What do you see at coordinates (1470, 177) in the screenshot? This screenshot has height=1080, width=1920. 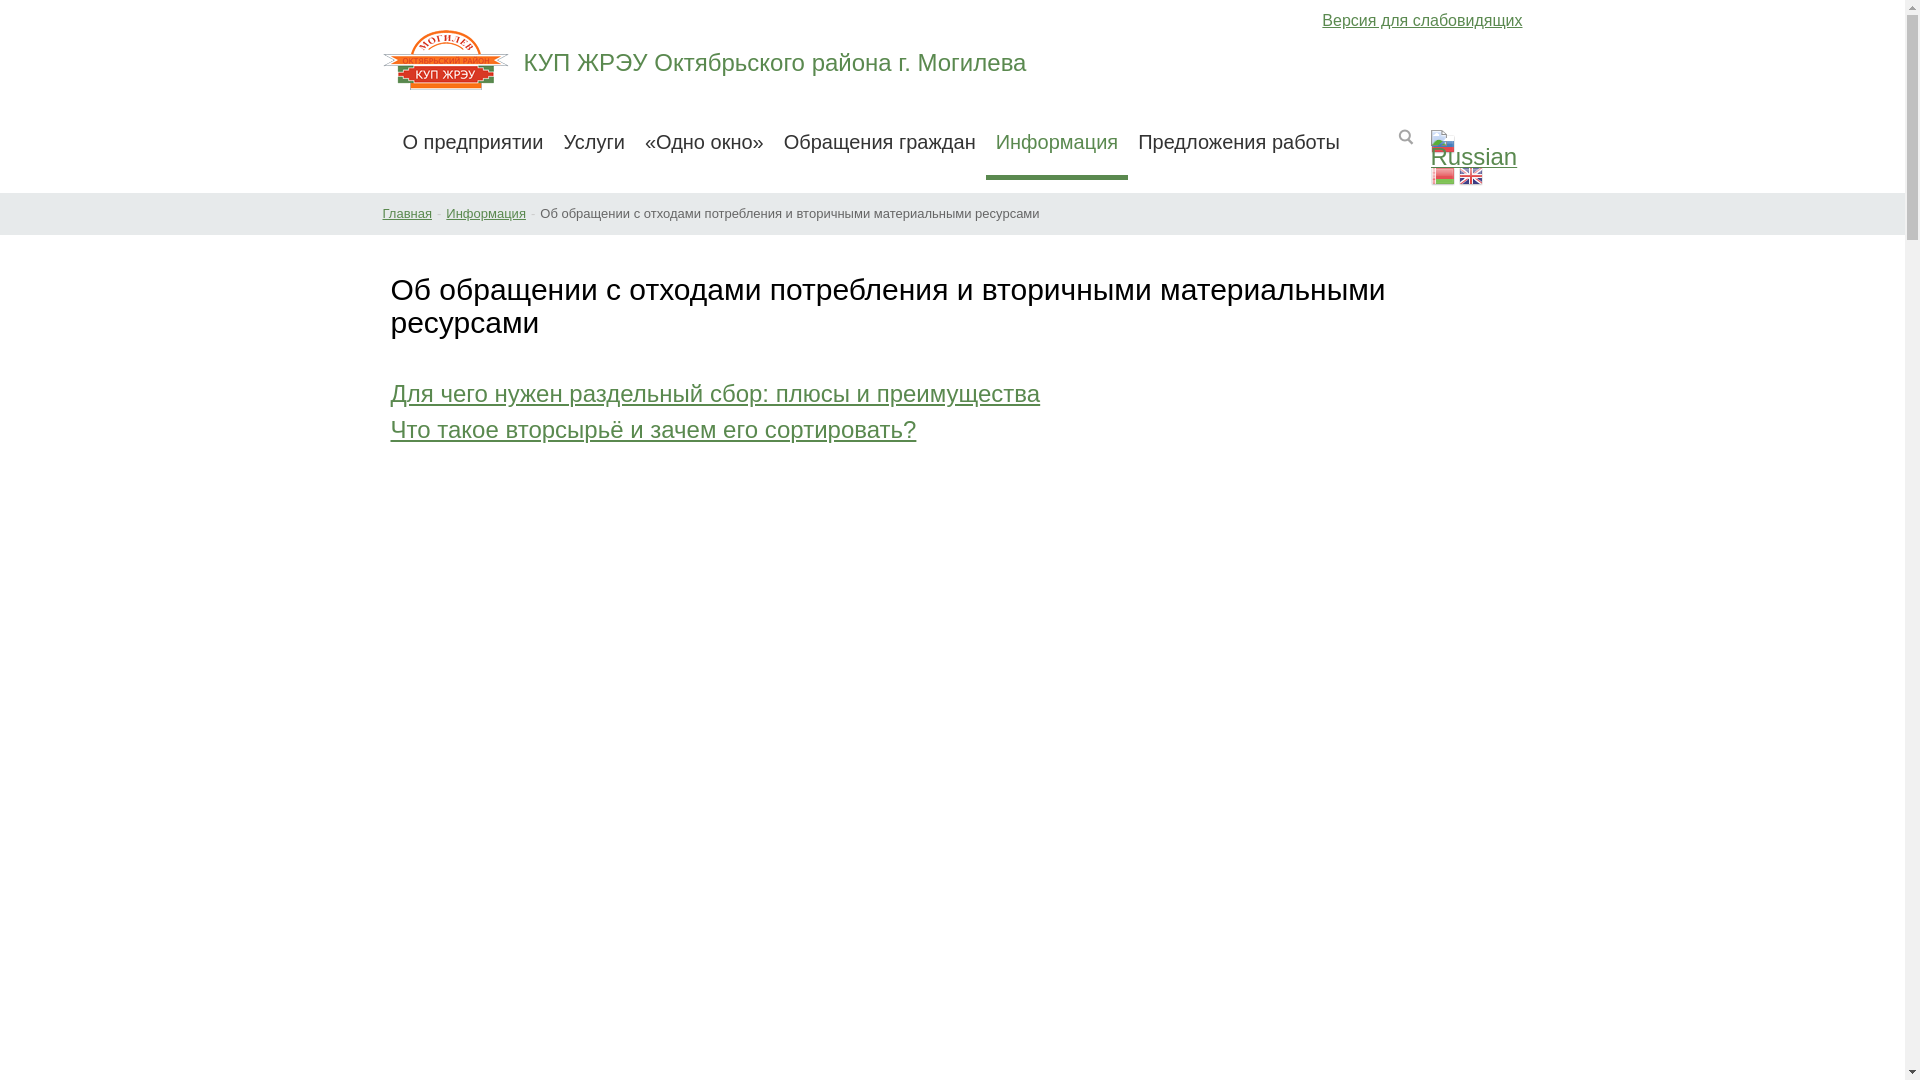 I see `'English'` at bounding box center [1470, 177].